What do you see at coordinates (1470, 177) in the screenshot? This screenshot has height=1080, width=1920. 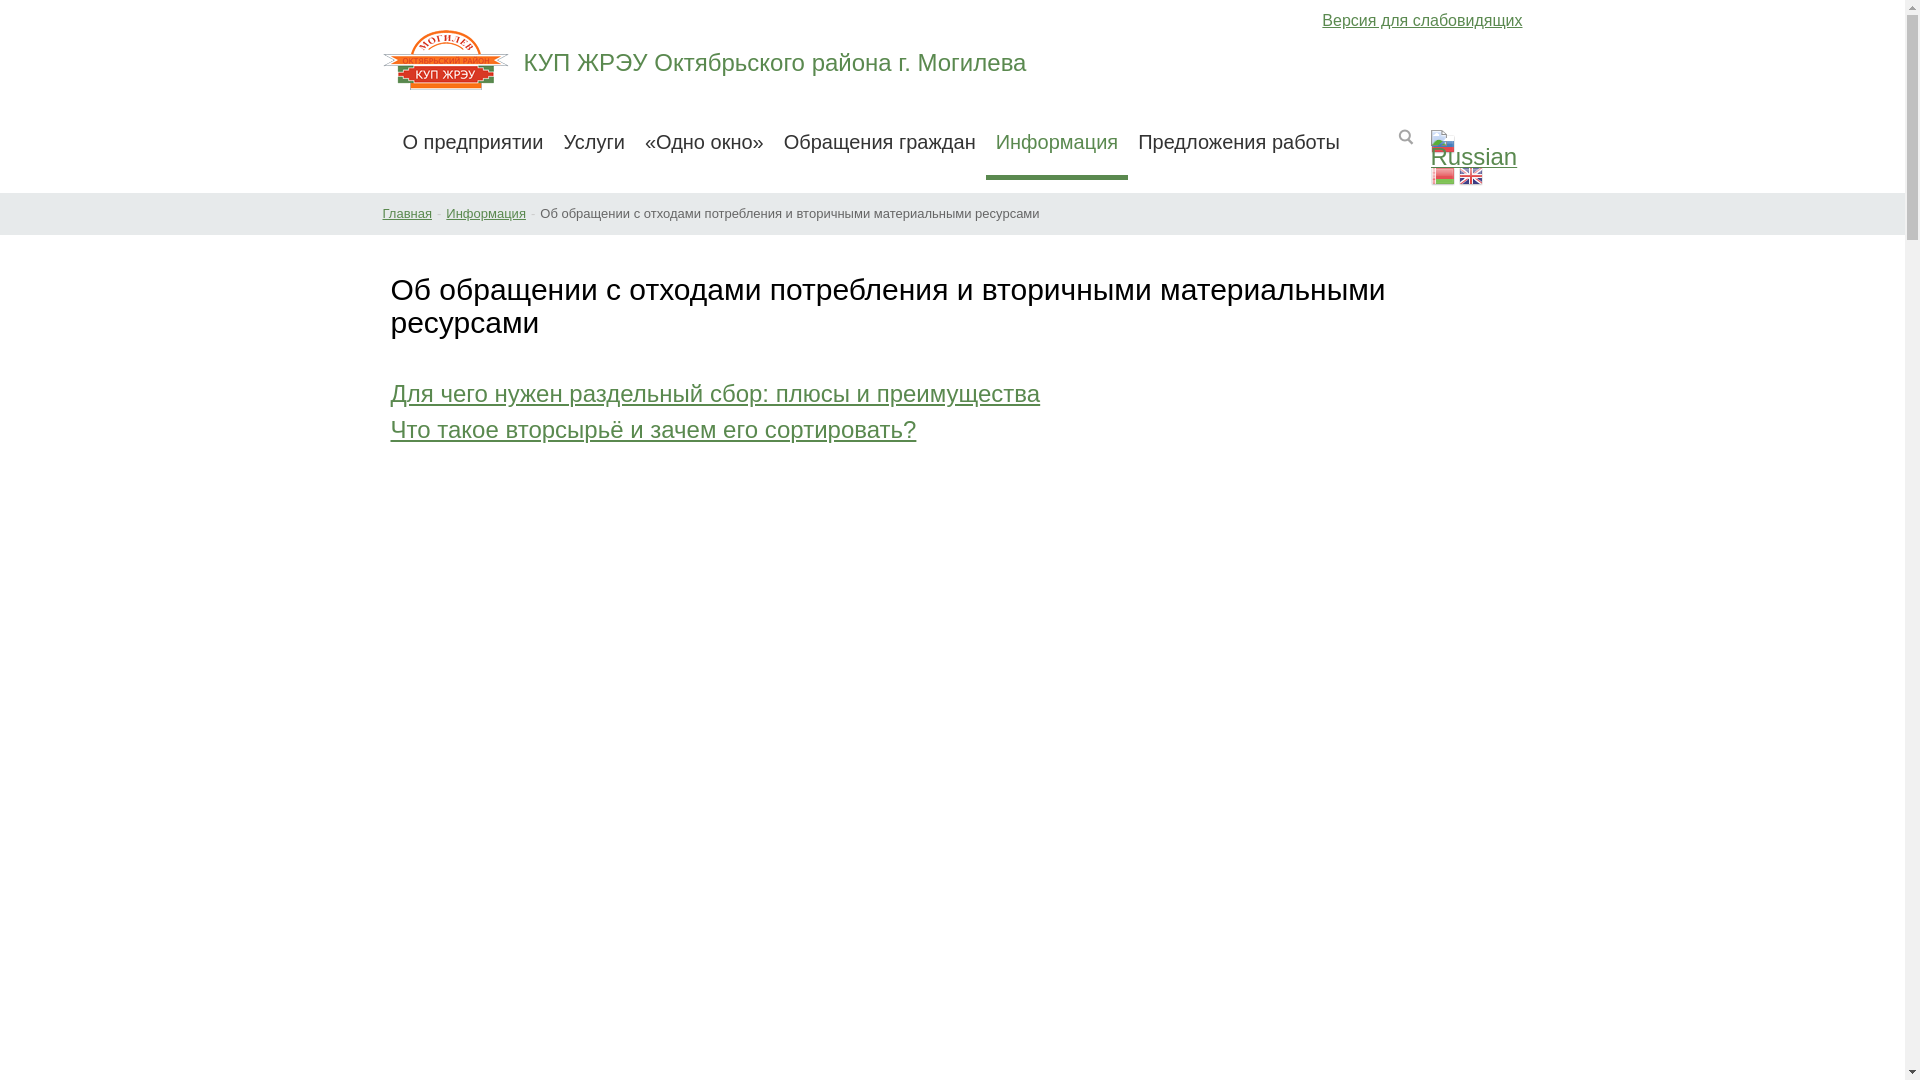 I see `'English'` at bounding box center [1470, 177].